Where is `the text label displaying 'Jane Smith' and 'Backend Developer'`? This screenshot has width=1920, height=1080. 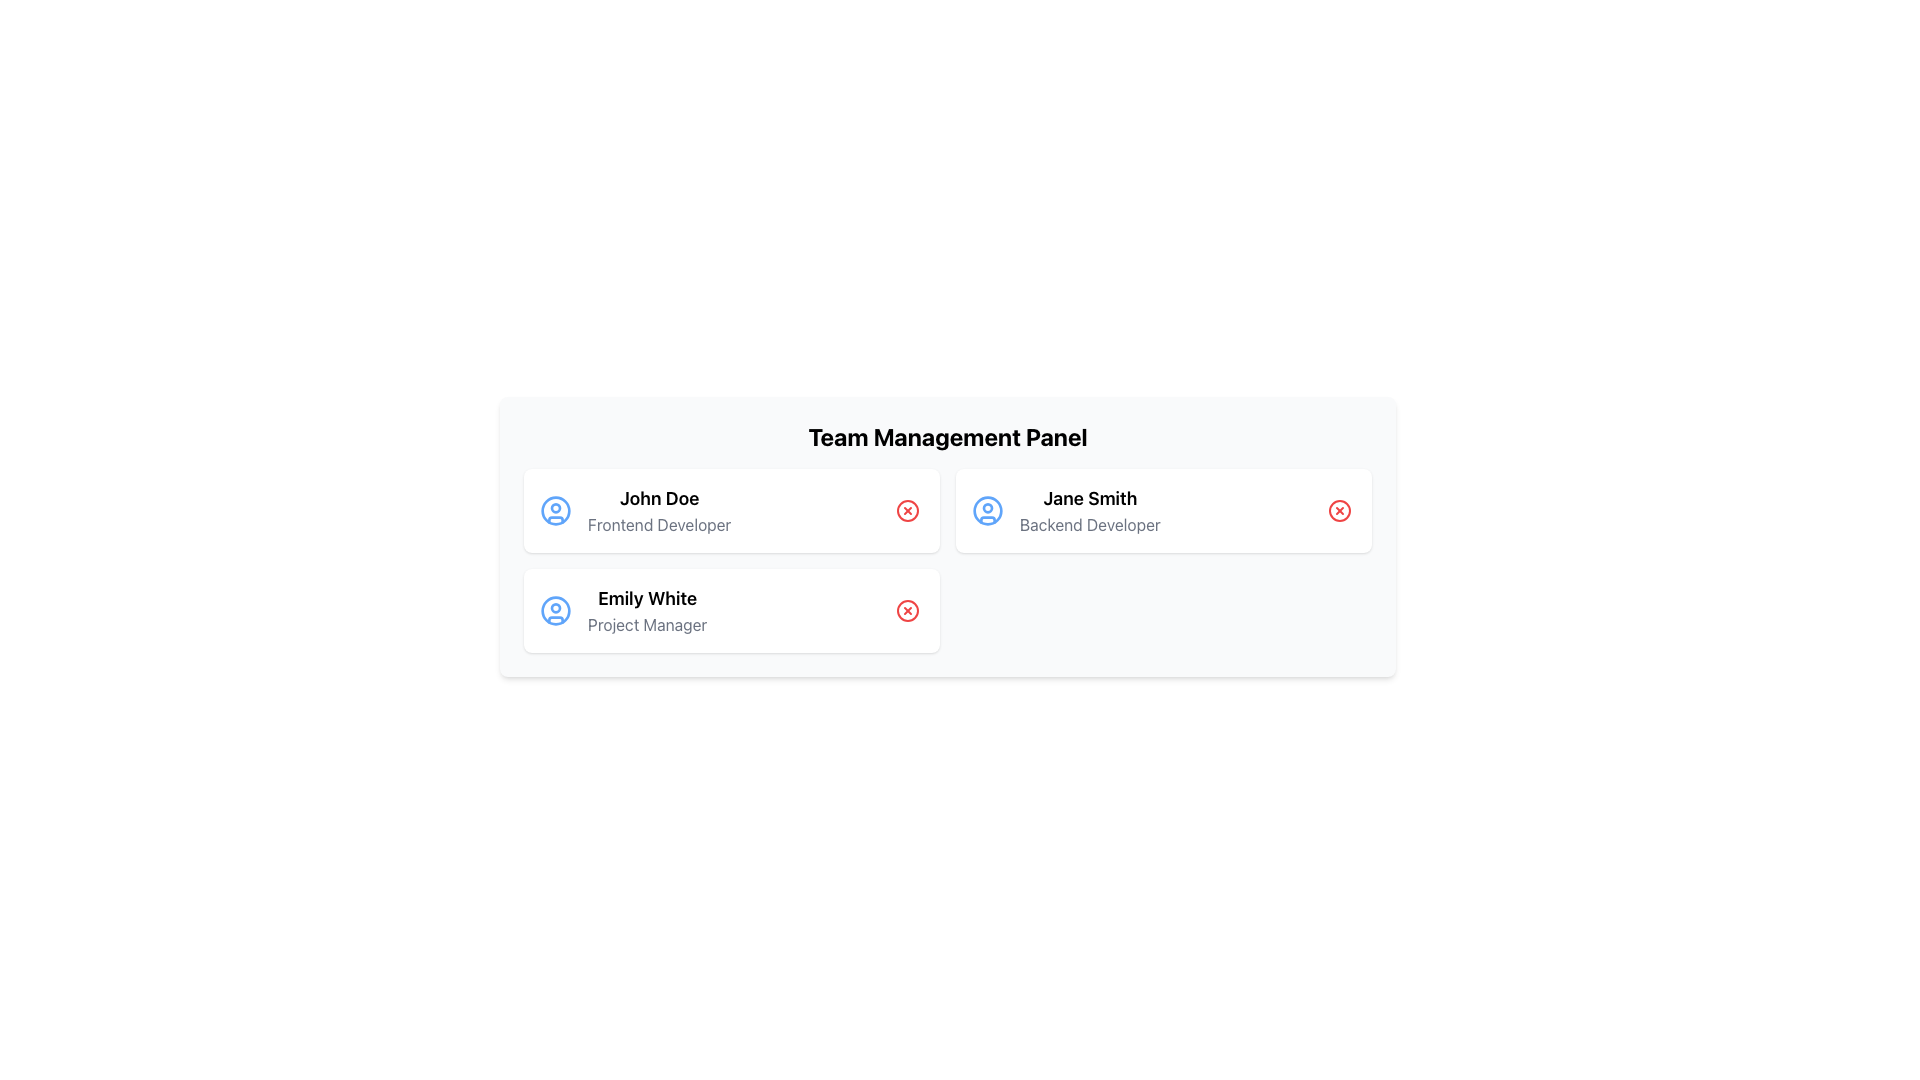
the text label displaying 'Jane Smith' and 'Backend Developer' is located at coordinates (1089, 509).